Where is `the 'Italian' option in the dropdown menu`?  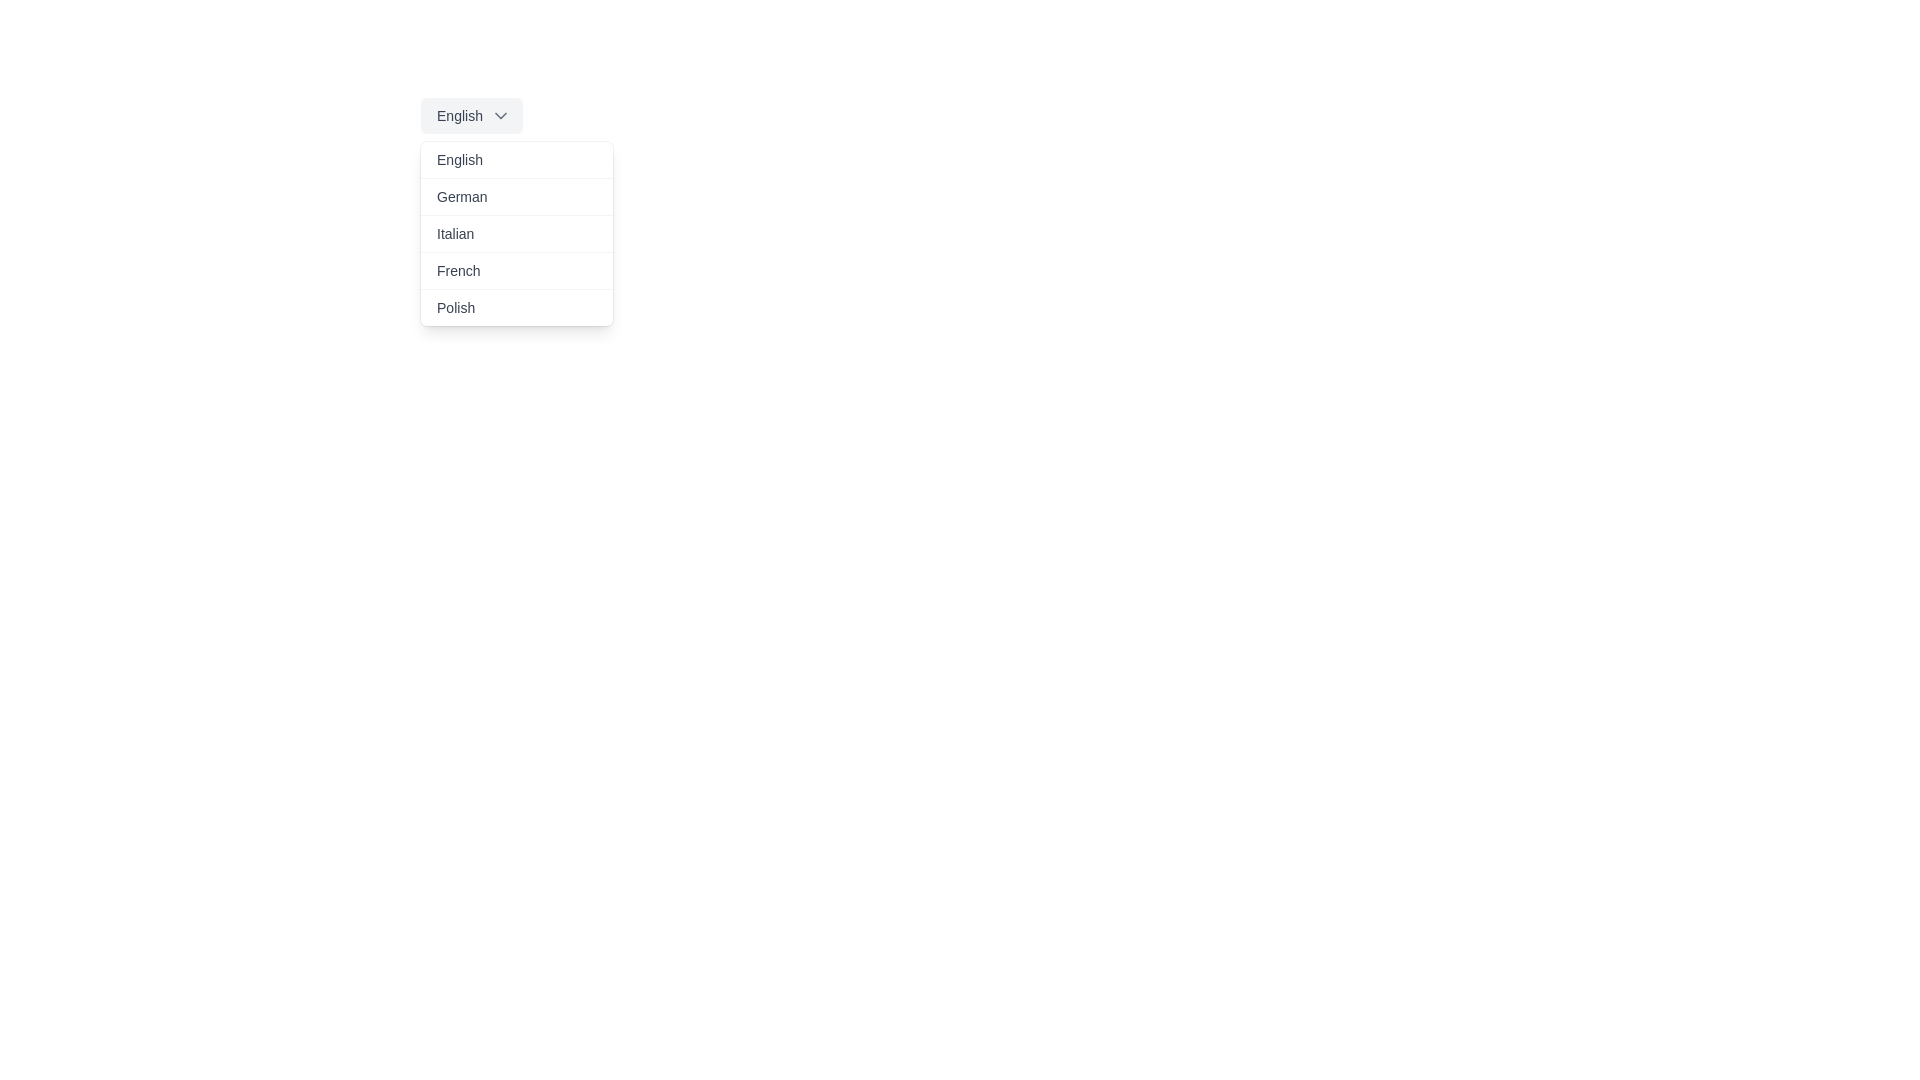 the 'Italian' option in the dropdown menu is located at coordinates (517, 233).